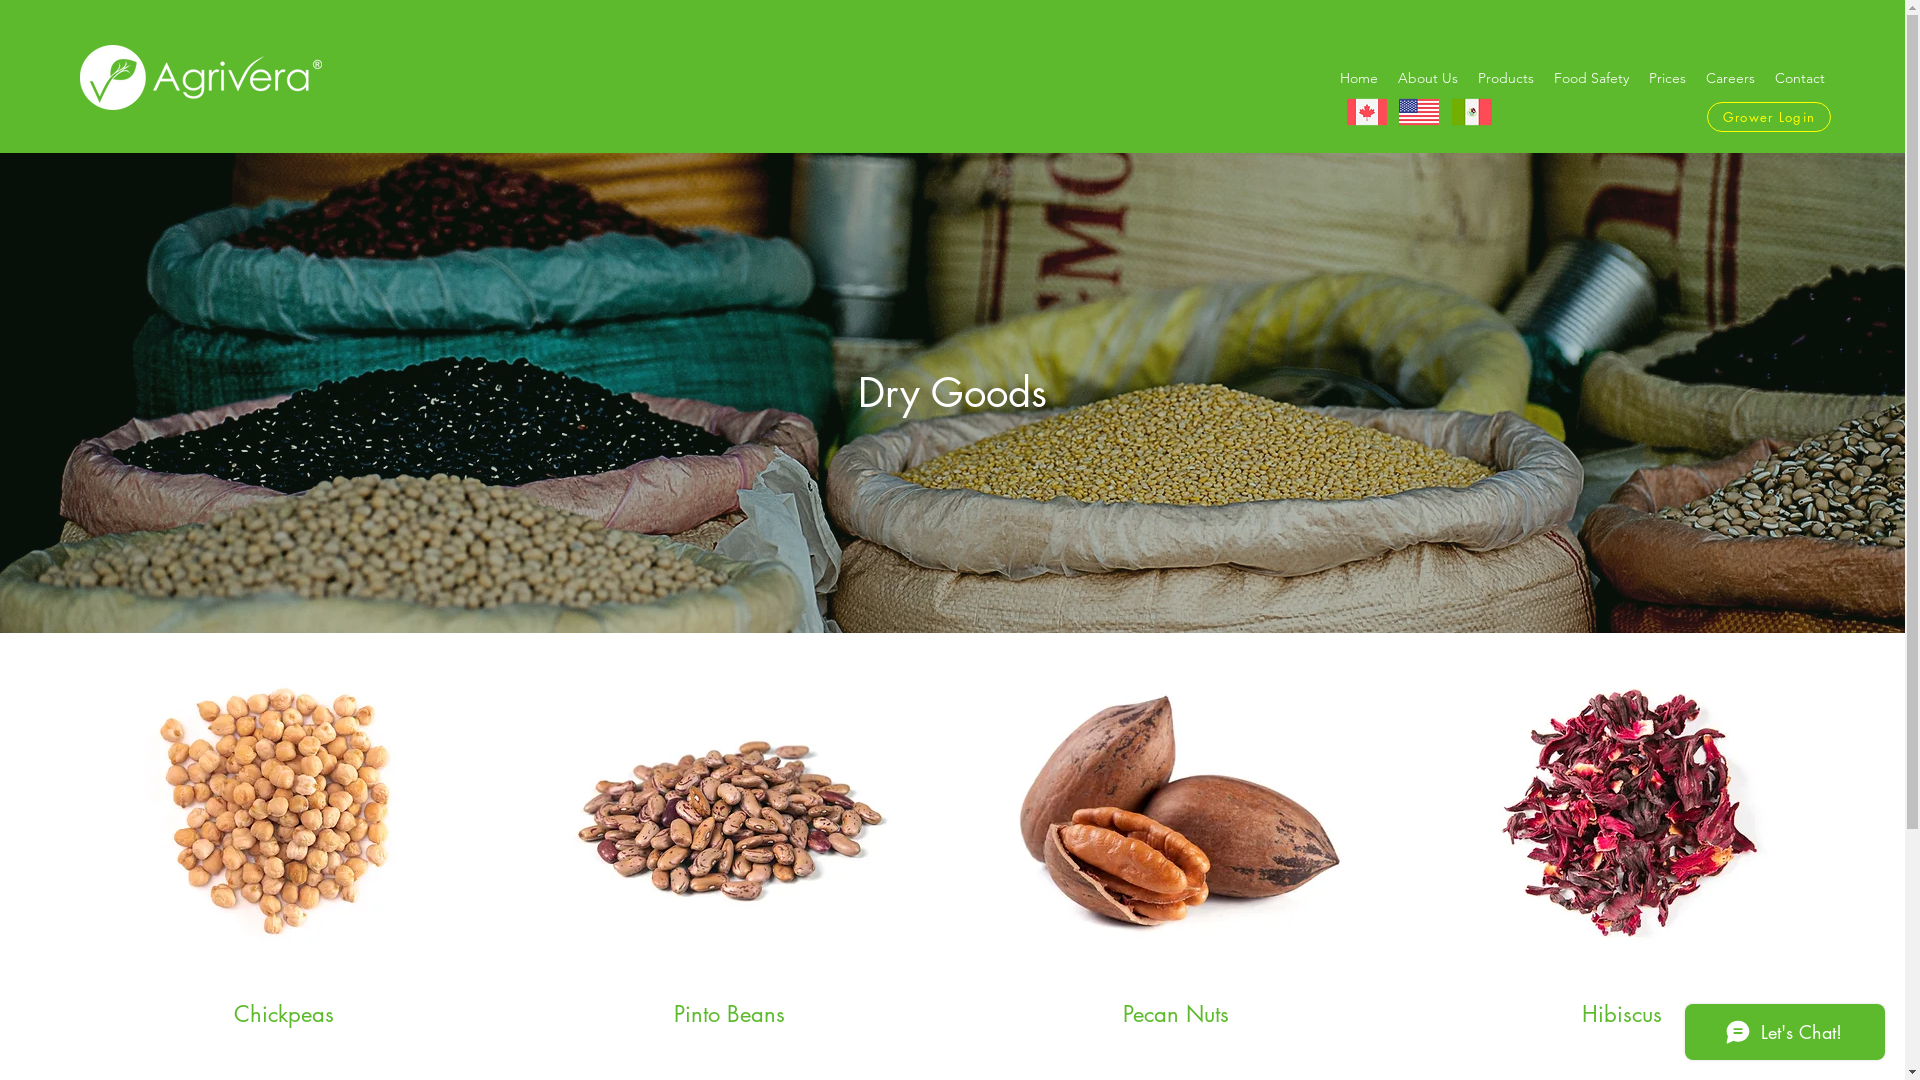 The width and height of the screenshot is (1920, 1080). Describe the element at coordinates (1800, 76) in the screenshot. I see `'Contact'` at that location.